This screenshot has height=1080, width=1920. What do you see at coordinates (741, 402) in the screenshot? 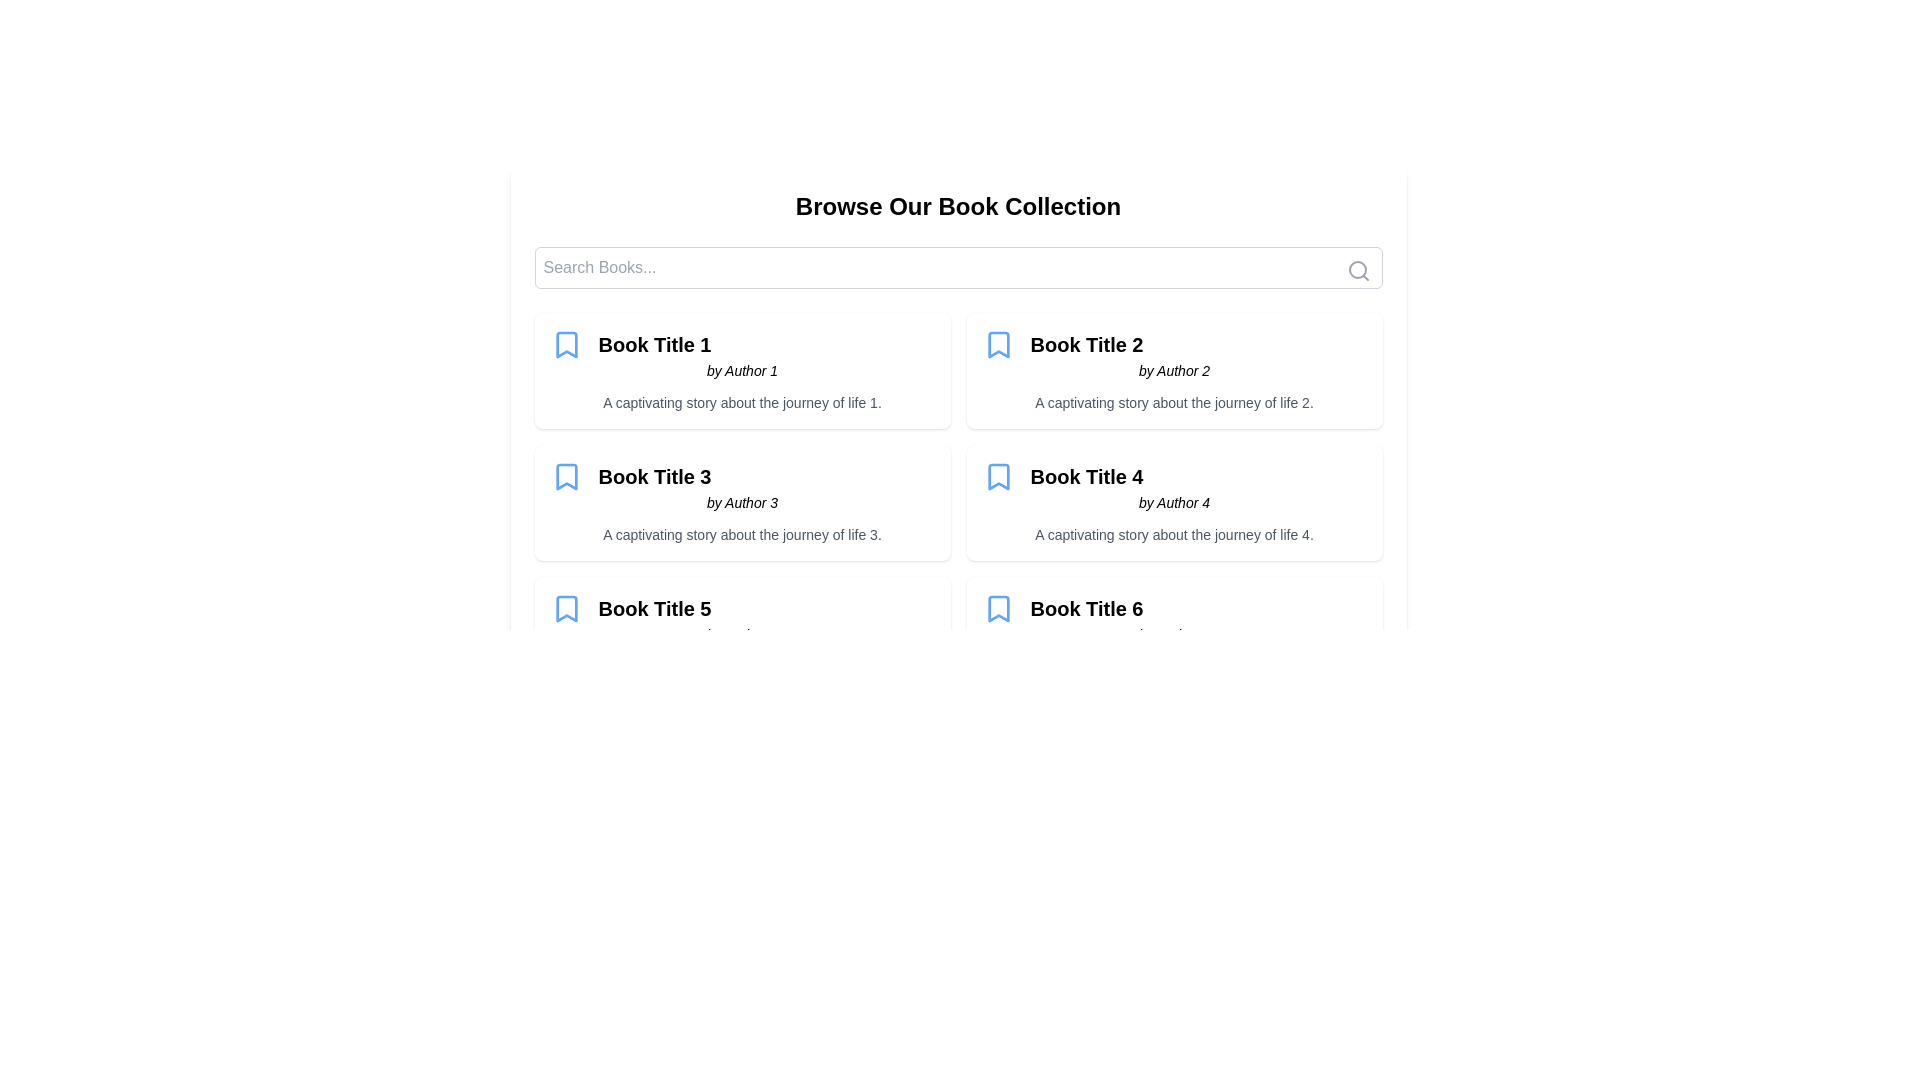
I see `the Text Label containing the text 'A captivating story about the journey of life 1.' located in the first grid box of the book list interface, positioned below 'Book Title 1' and 'by Author 1'` at bounding box center [741, 402].